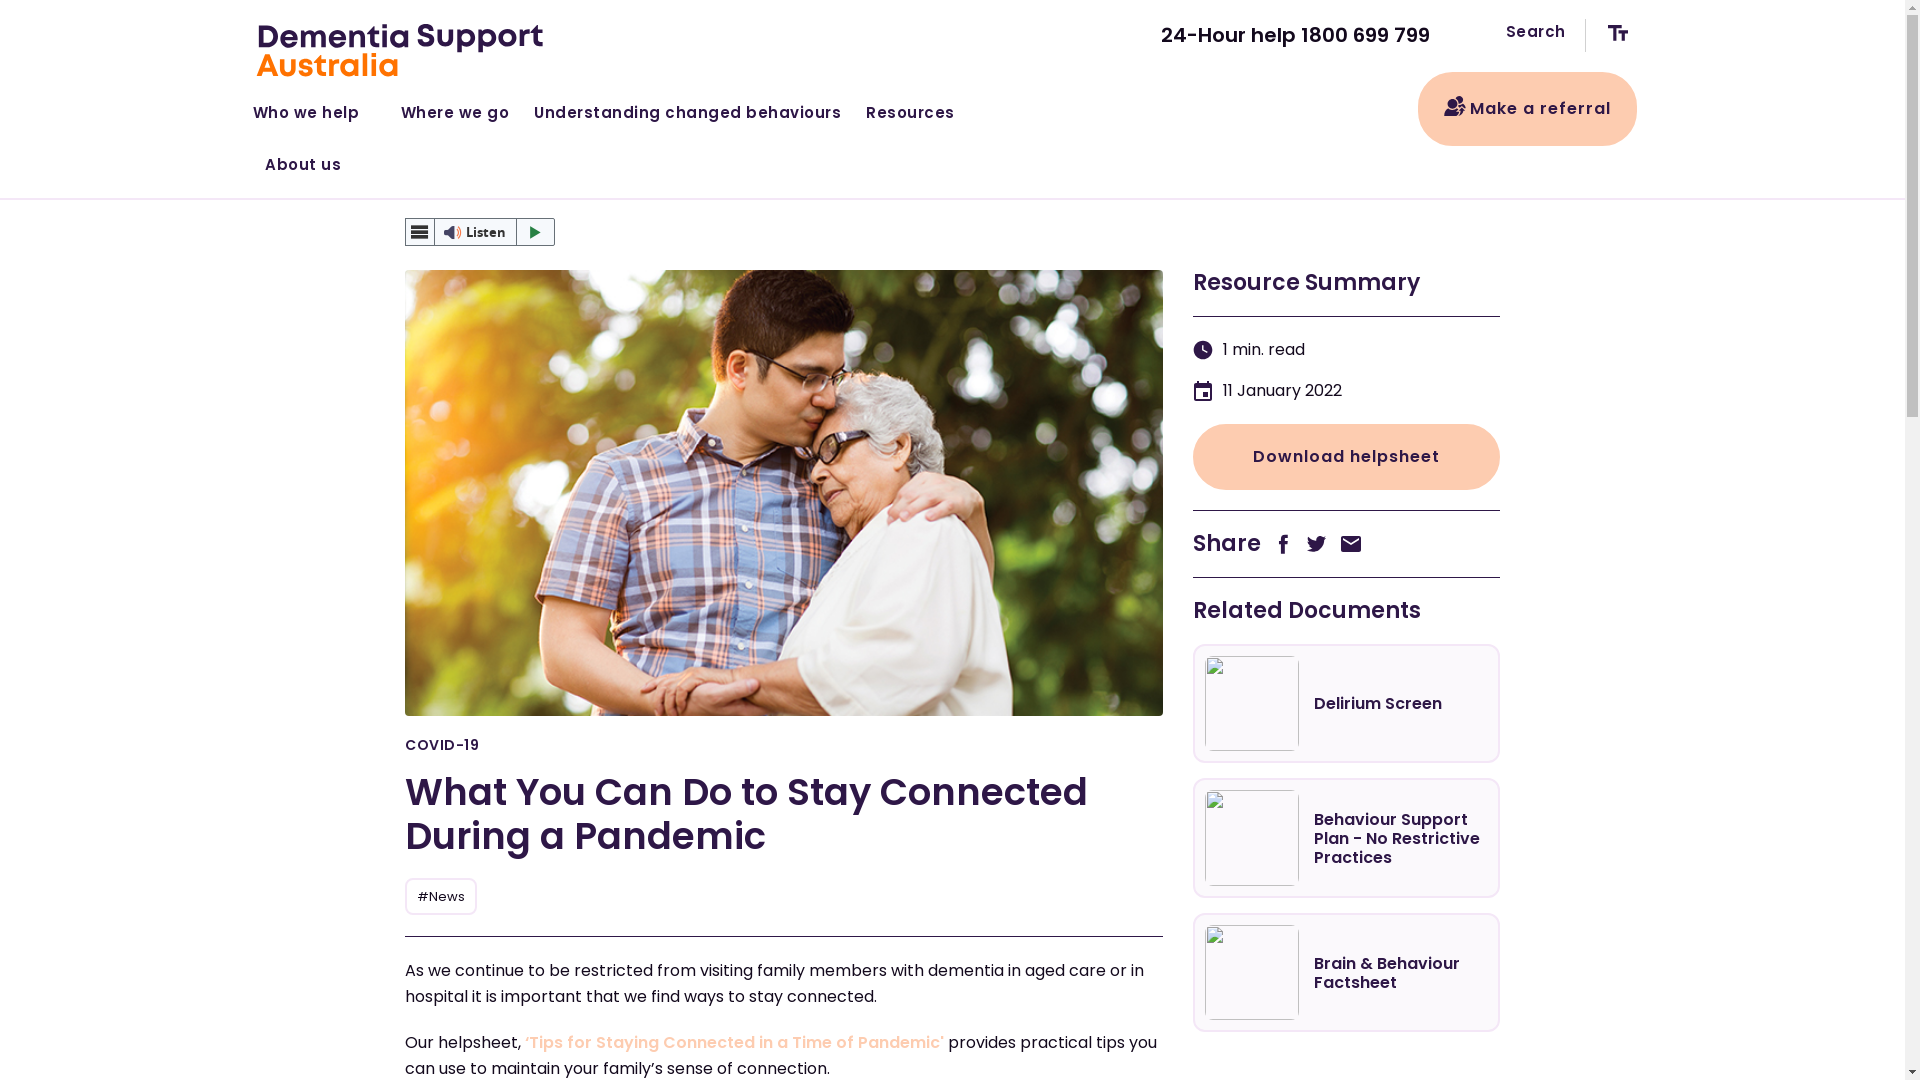  Describe the element at coordinates (401, 49) in the screenshot. I see `'DSA landscape website logo_RGB'` at that location.